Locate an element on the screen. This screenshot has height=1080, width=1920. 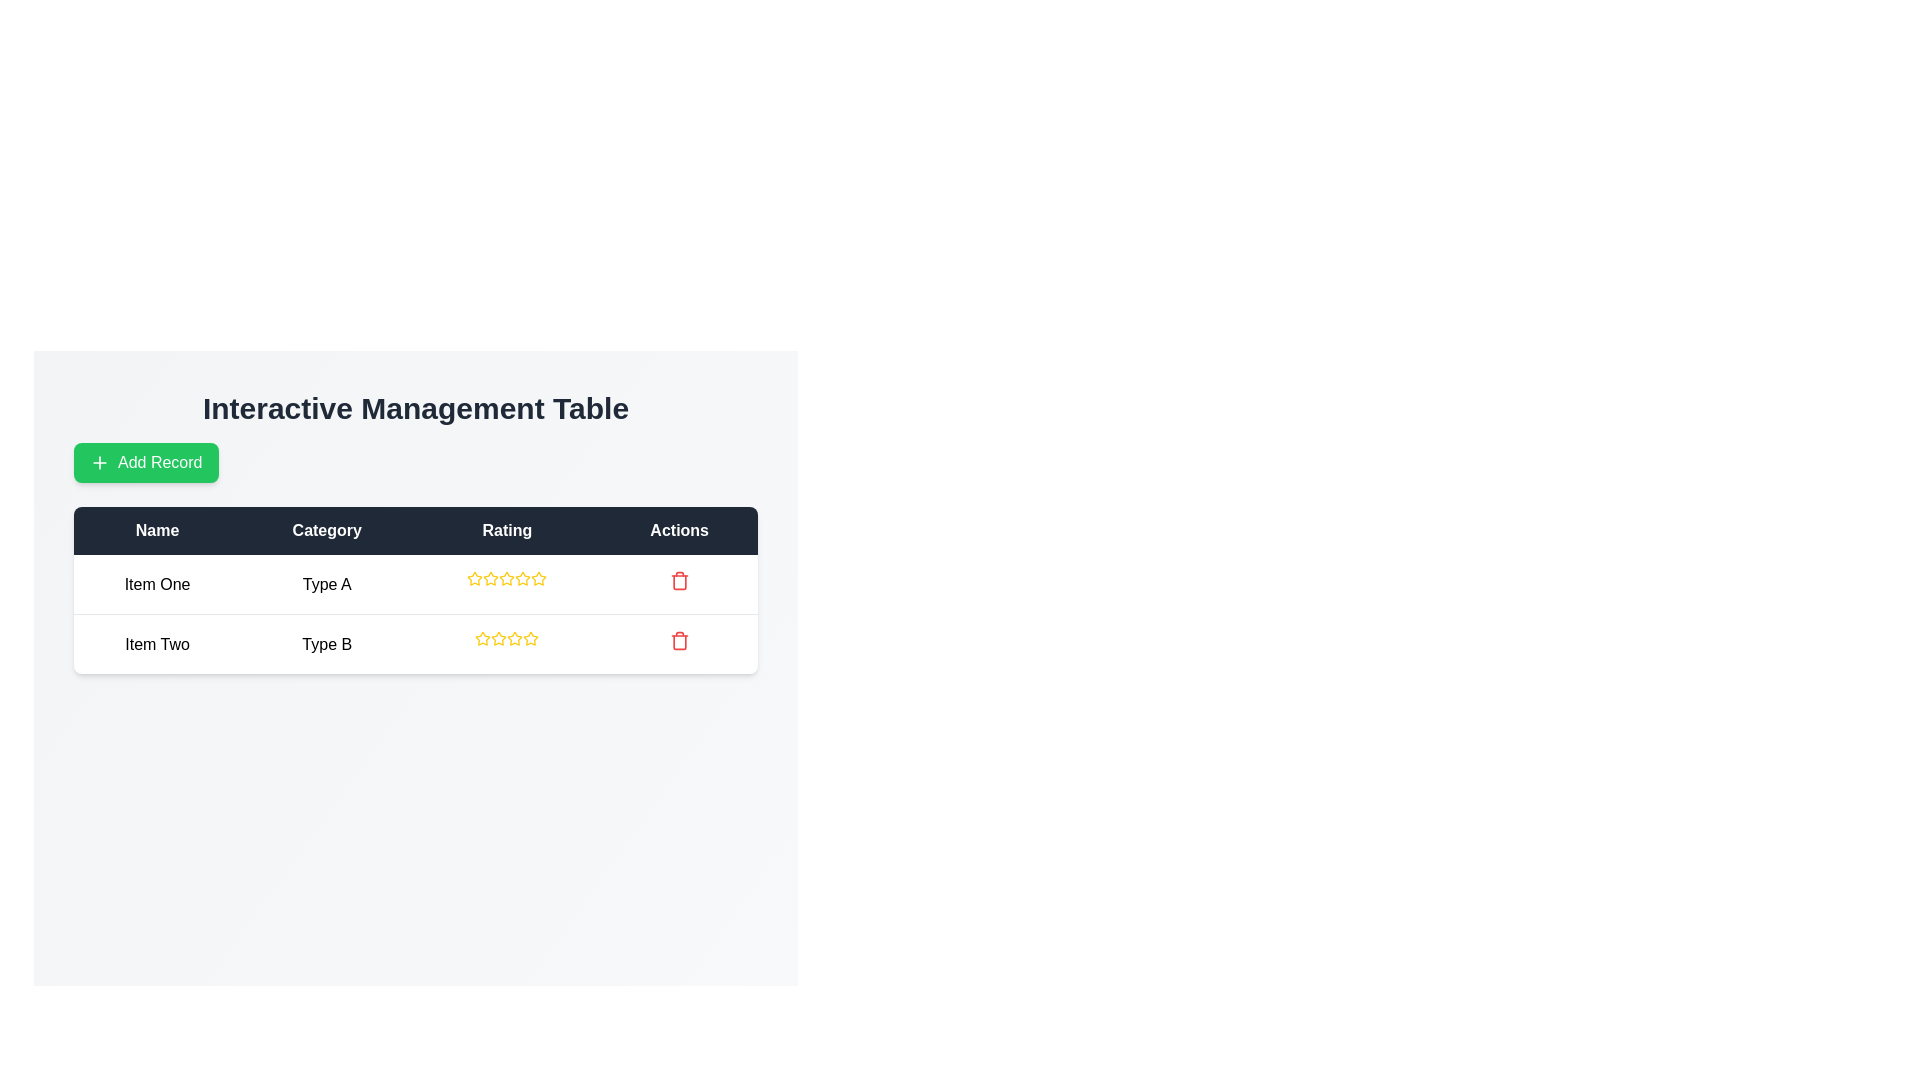
the star icons in the Rating component of the first row for 'Item One' categorized as 'Type A' is located at coordinates (507, 578).